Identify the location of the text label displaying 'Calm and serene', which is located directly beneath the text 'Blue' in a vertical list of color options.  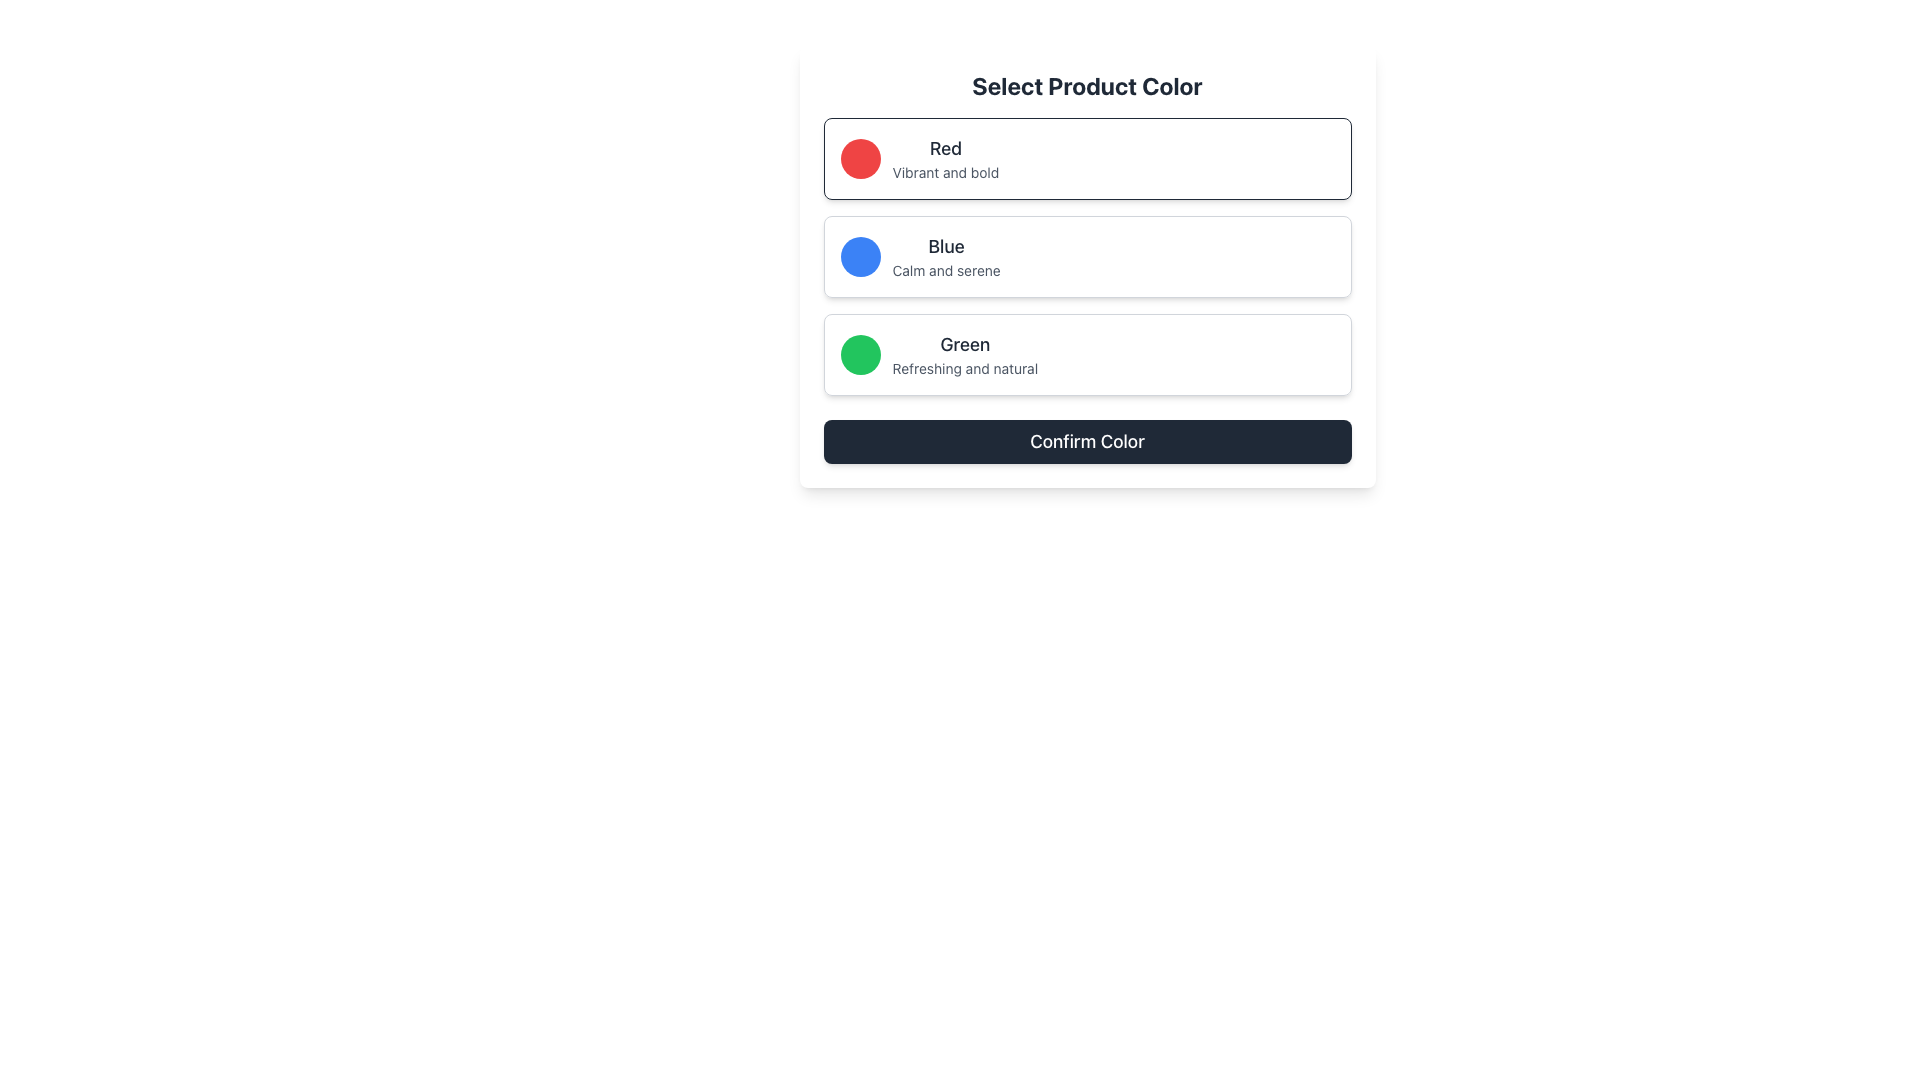
(945, 270).